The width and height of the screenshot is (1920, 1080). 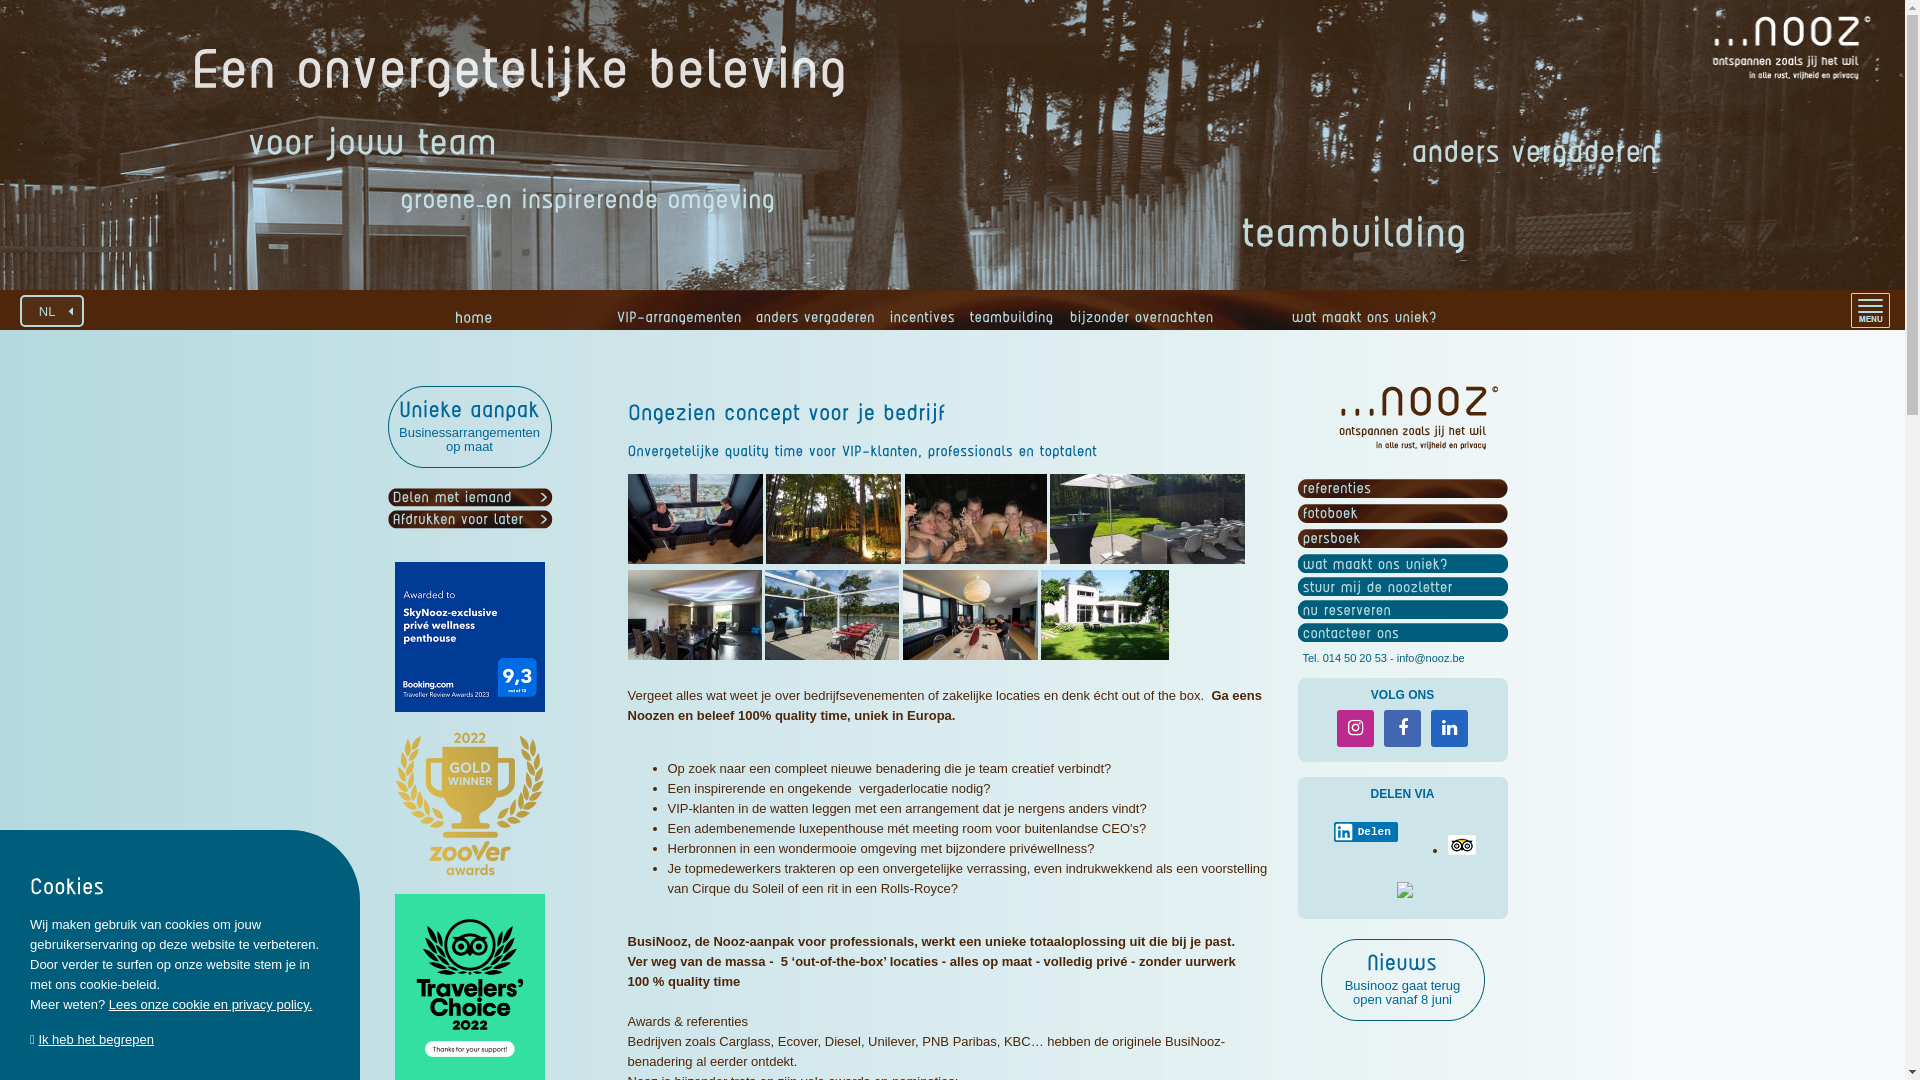 I want to click on 'stuur mij de noozletter', so click(x=1376, y=585).